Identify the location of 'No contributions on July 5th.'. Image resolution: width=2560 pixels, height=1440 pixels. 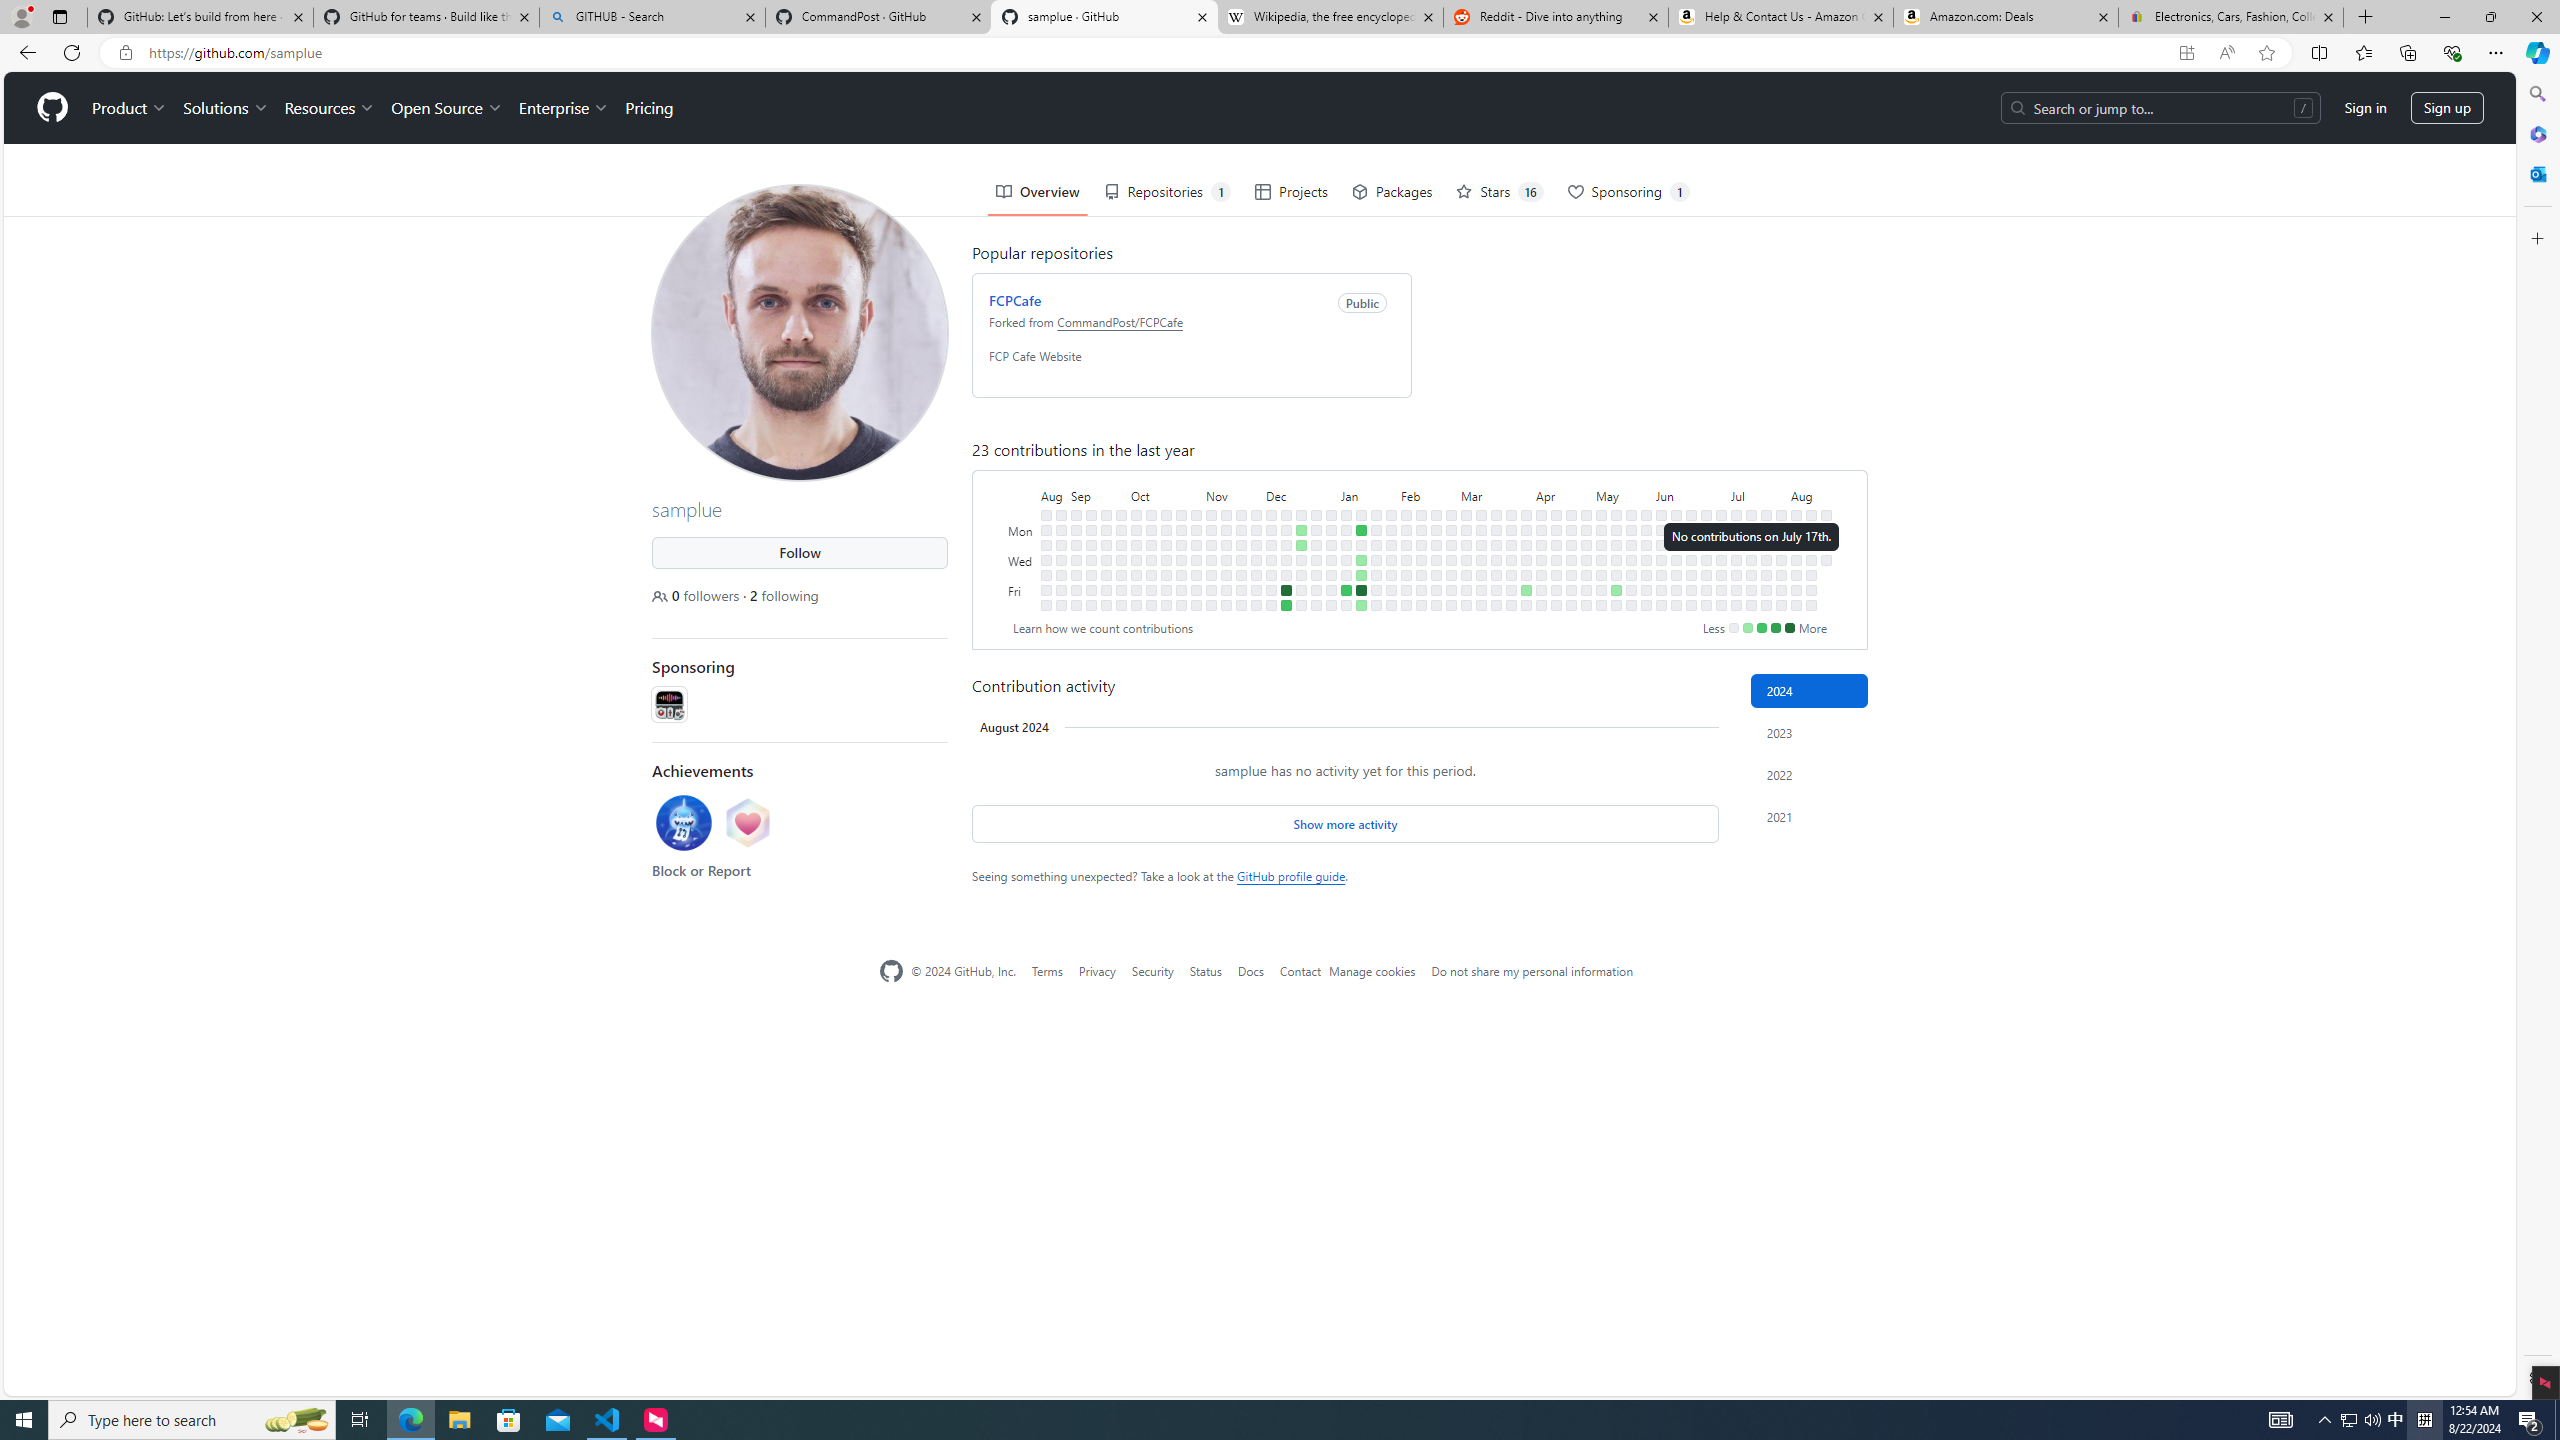
(1720, 589).